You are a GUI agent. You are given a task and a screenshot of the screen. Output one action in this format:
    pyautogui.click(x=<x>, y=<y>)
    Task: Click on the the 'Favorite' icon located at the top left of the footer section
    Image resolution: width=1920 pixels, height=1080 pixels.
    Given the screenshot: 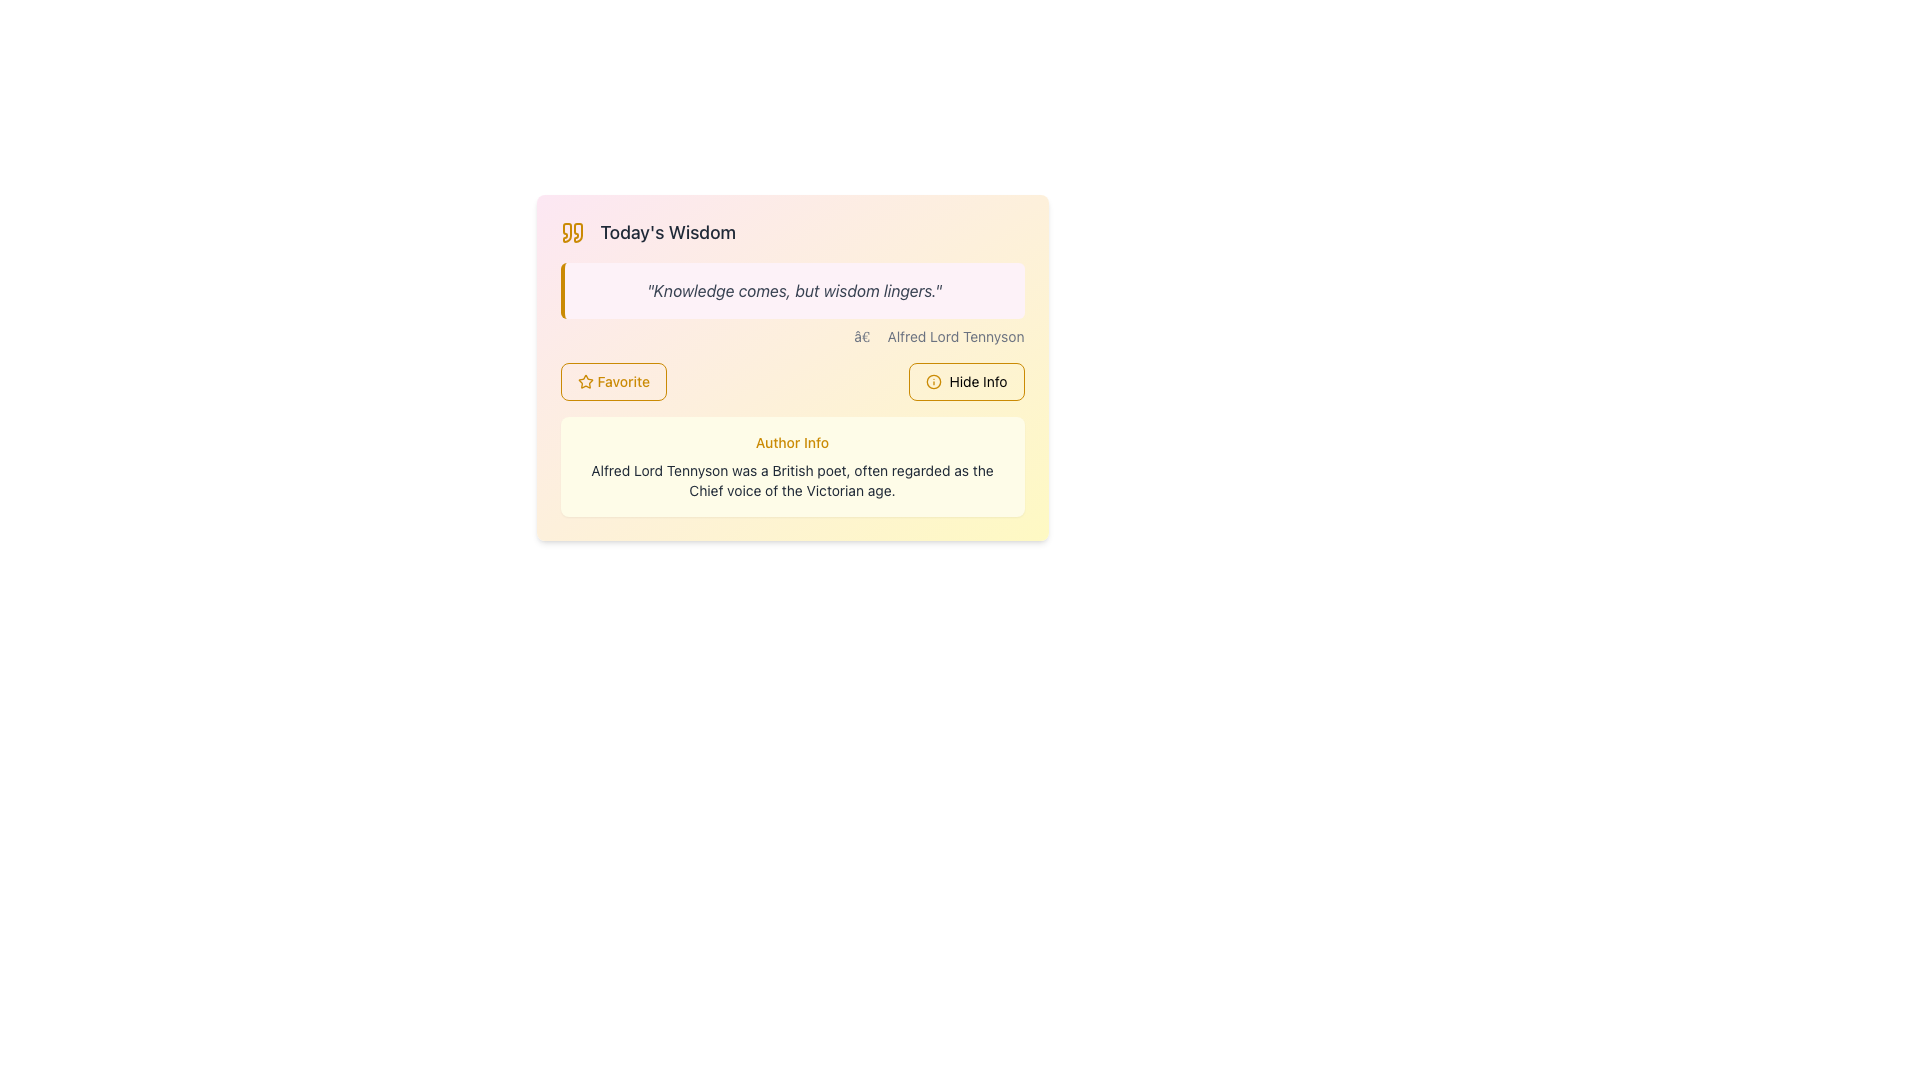 What is the action you would take?
    pyautogui.click(x=584, y=381)
    